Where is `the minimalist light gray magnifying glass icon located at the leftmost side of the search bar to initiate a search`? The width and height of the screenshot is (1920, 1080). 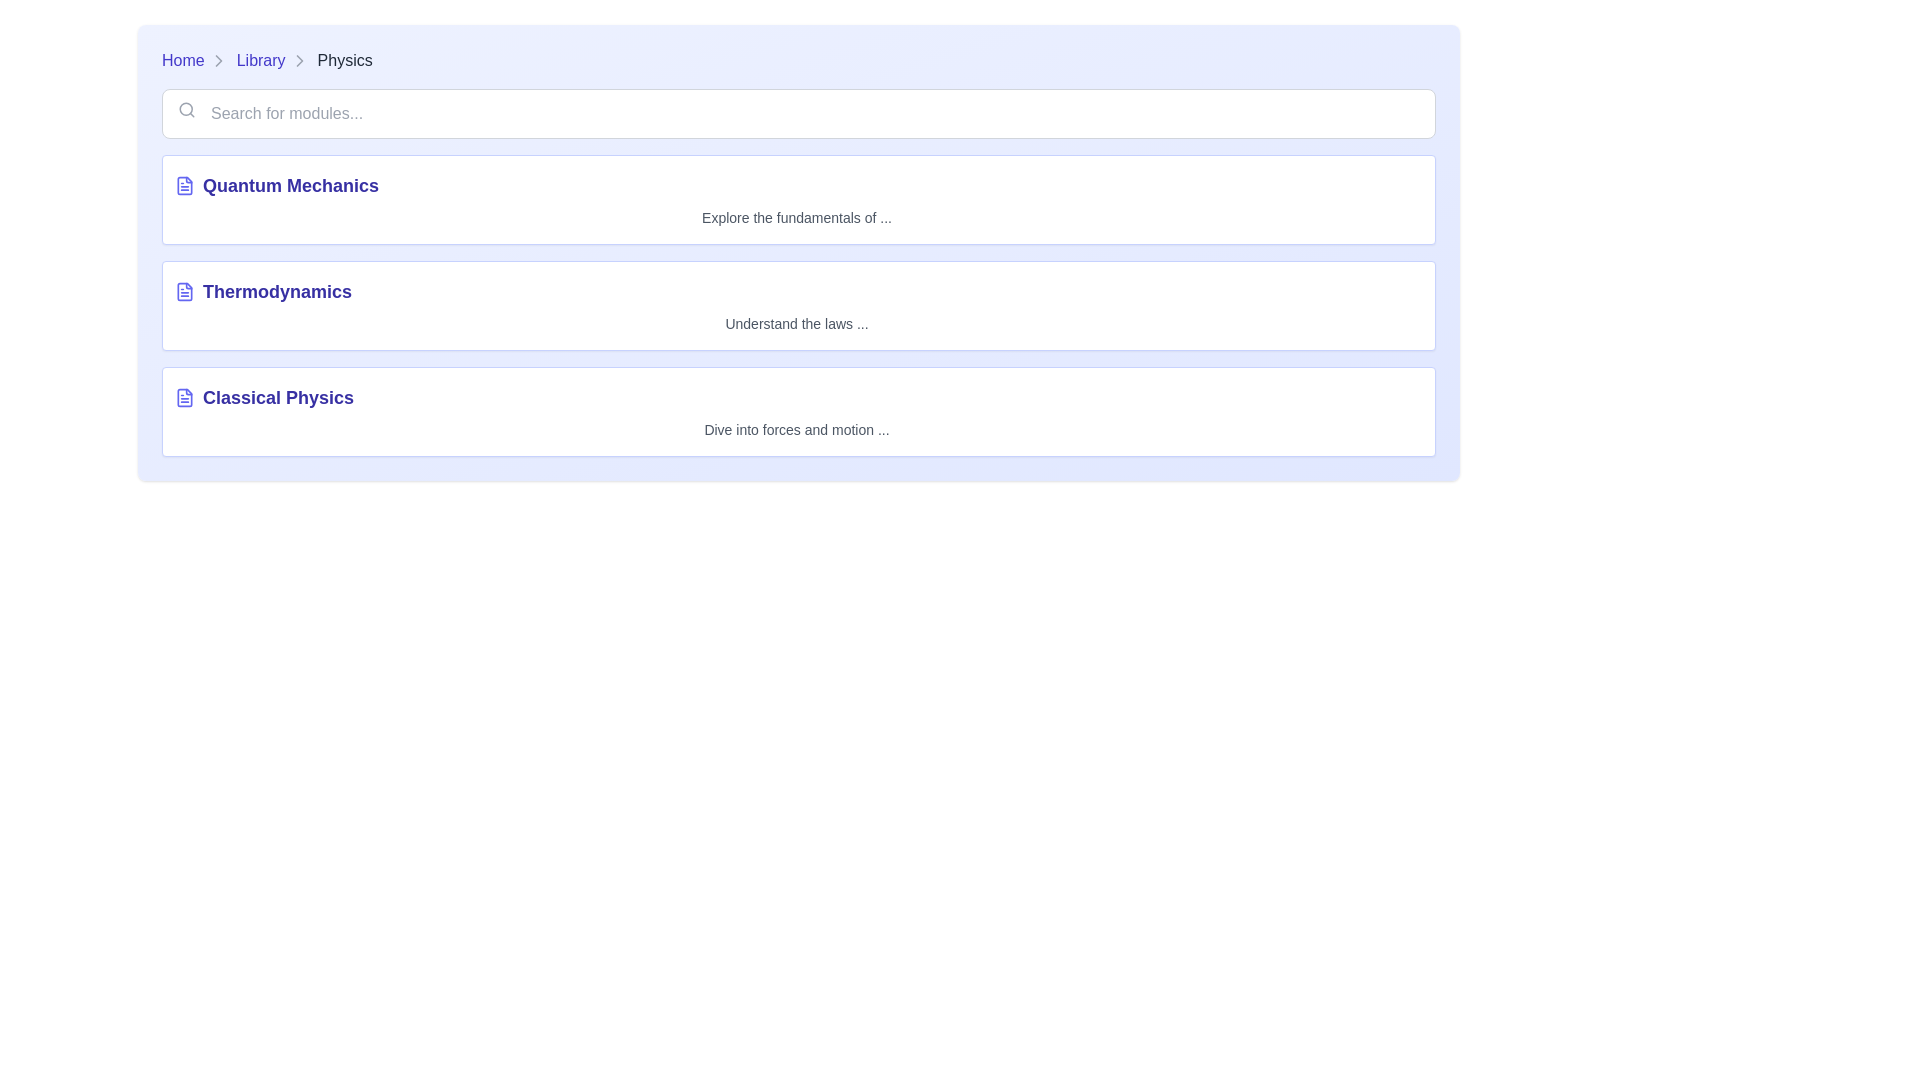
the minimalist light gray magnifying glass icon located at the leftmost side of the search bar to initiate a search is located at coordinates (187, 110).